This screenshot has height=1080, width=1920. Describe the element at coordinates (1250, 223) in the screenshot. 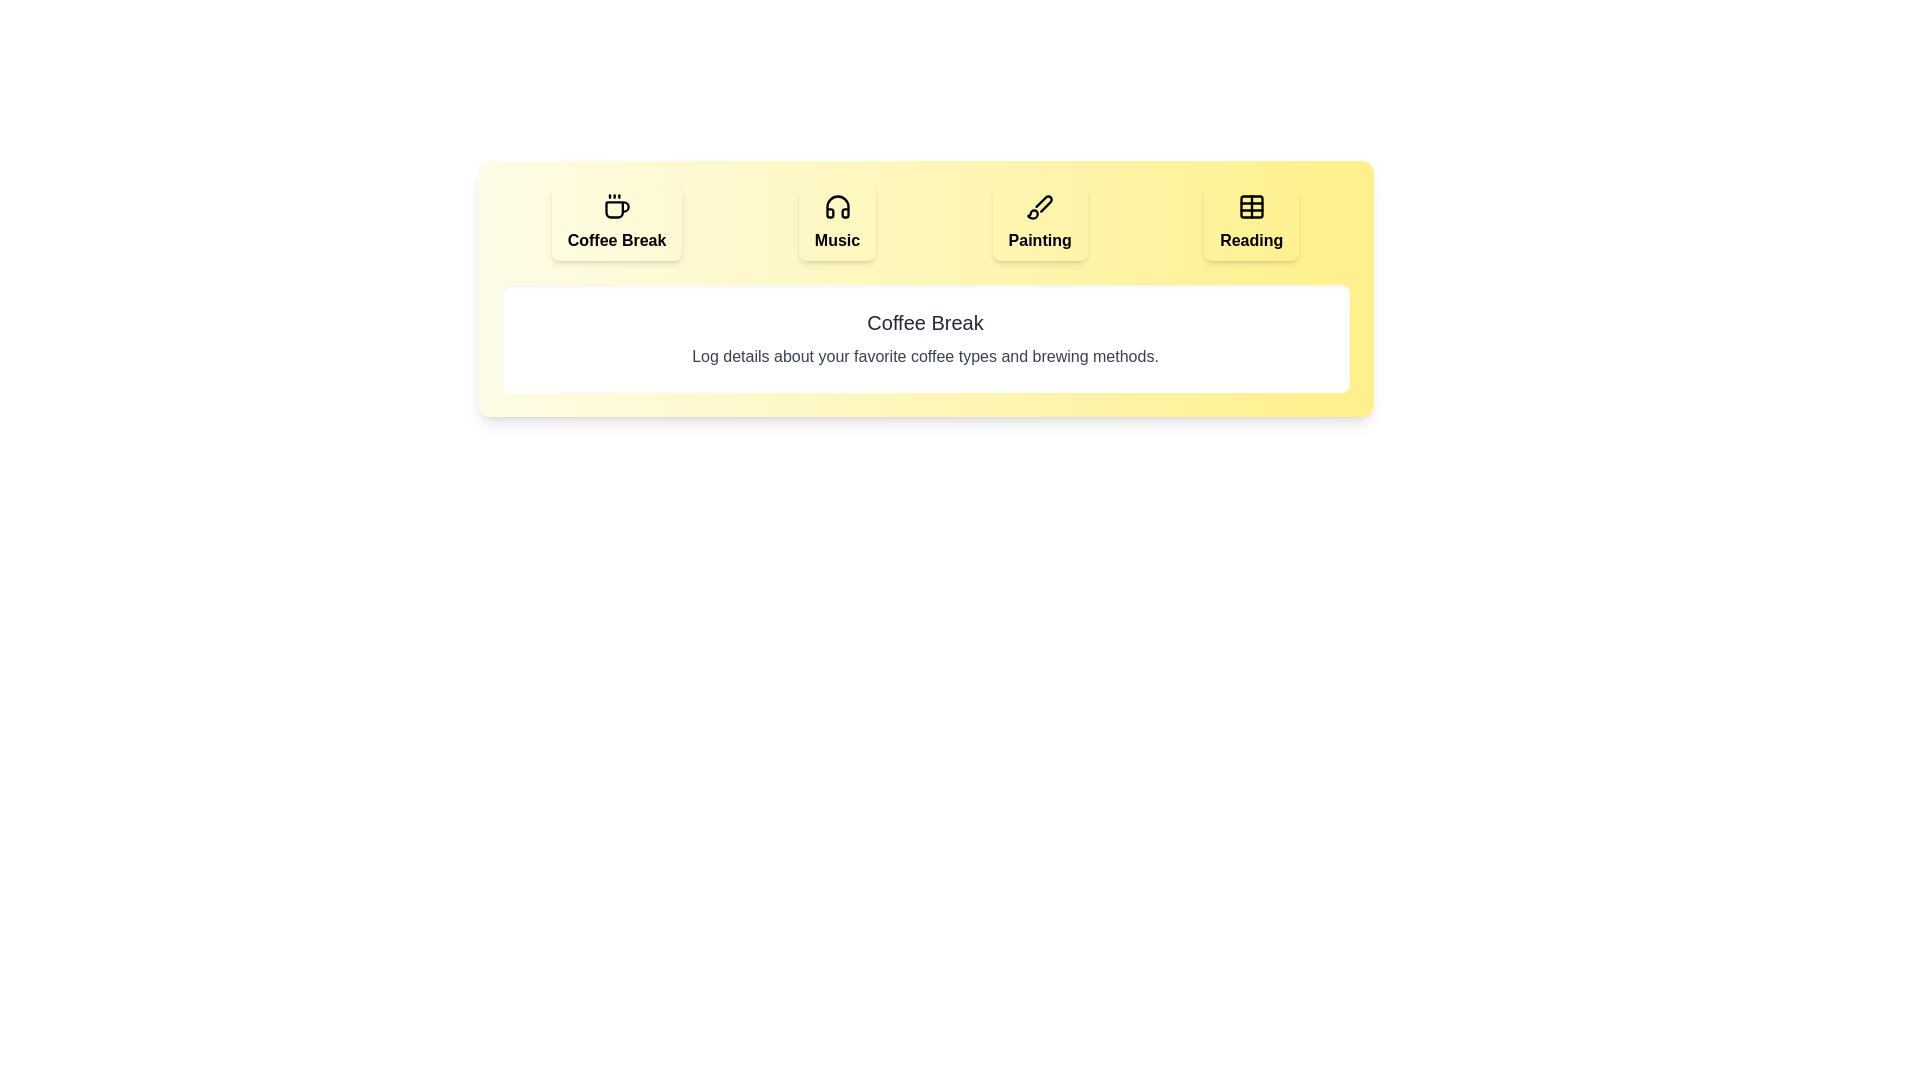

I see `the 'Reading' button, which is the farthest right among four horizontally arranged buttons, to trigger color changes for visual feedback` at that location.